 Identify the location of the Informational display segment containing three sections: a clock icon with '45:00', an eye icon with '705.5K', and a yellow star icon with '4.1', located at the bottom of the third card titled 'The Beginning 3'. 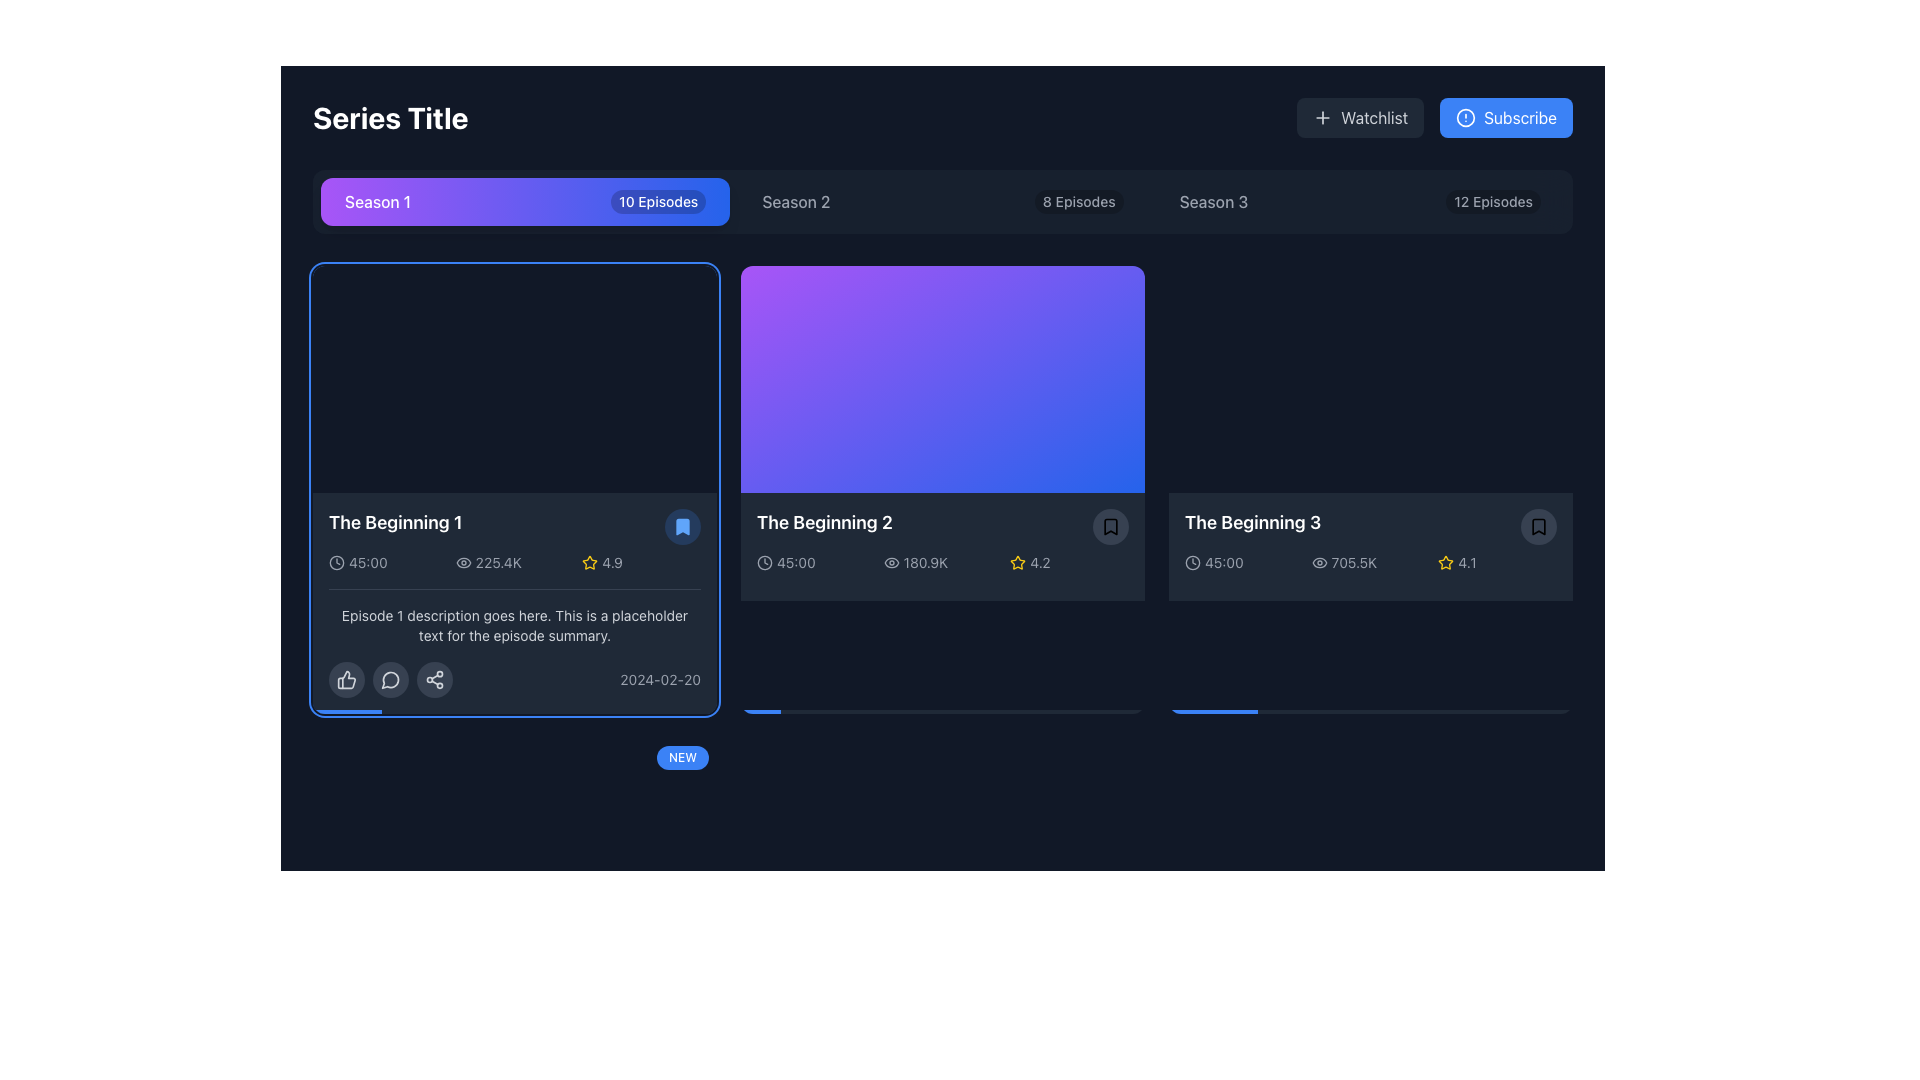
(1370, 563).